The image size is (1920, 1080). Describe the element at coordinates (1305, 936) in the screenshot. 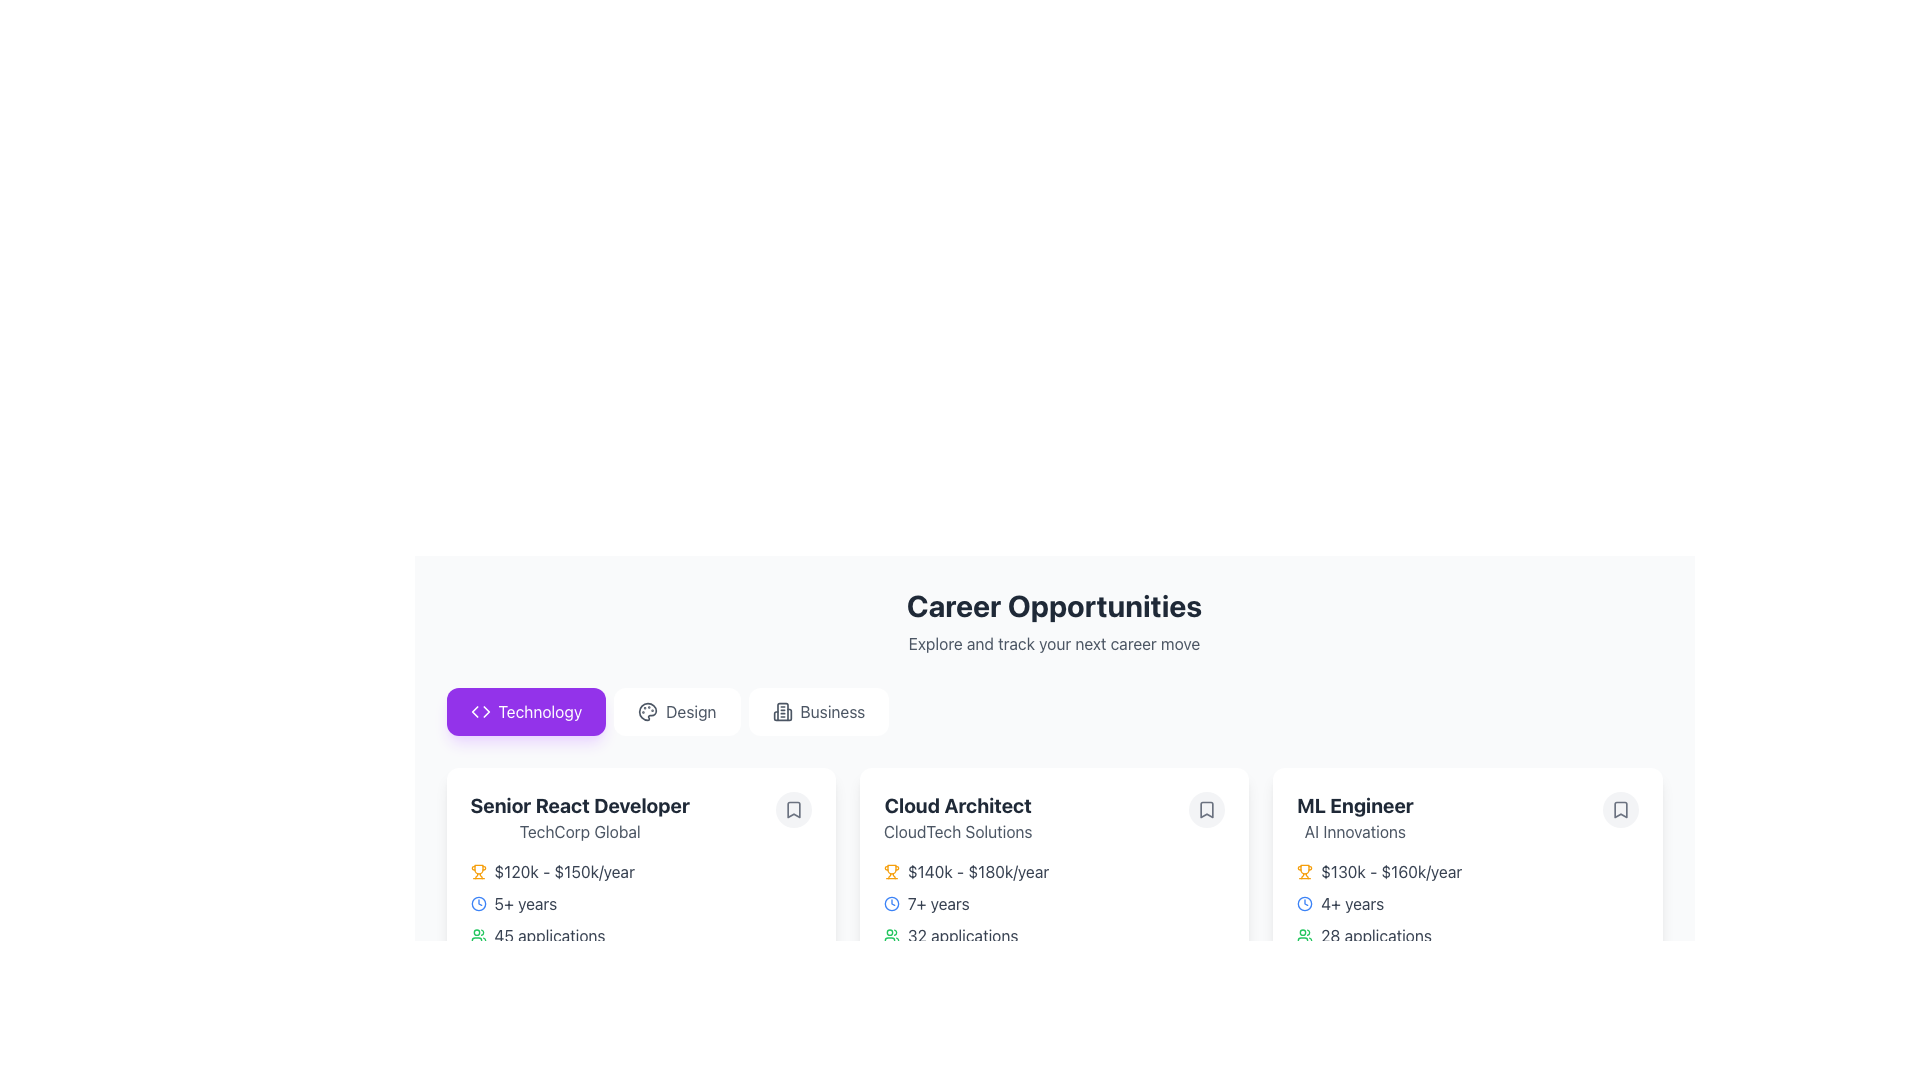

I see `the icon representing the user group or applicants associated with the 'ML Engineer' job posting, located to the left of the '28 applications' text` at that location.